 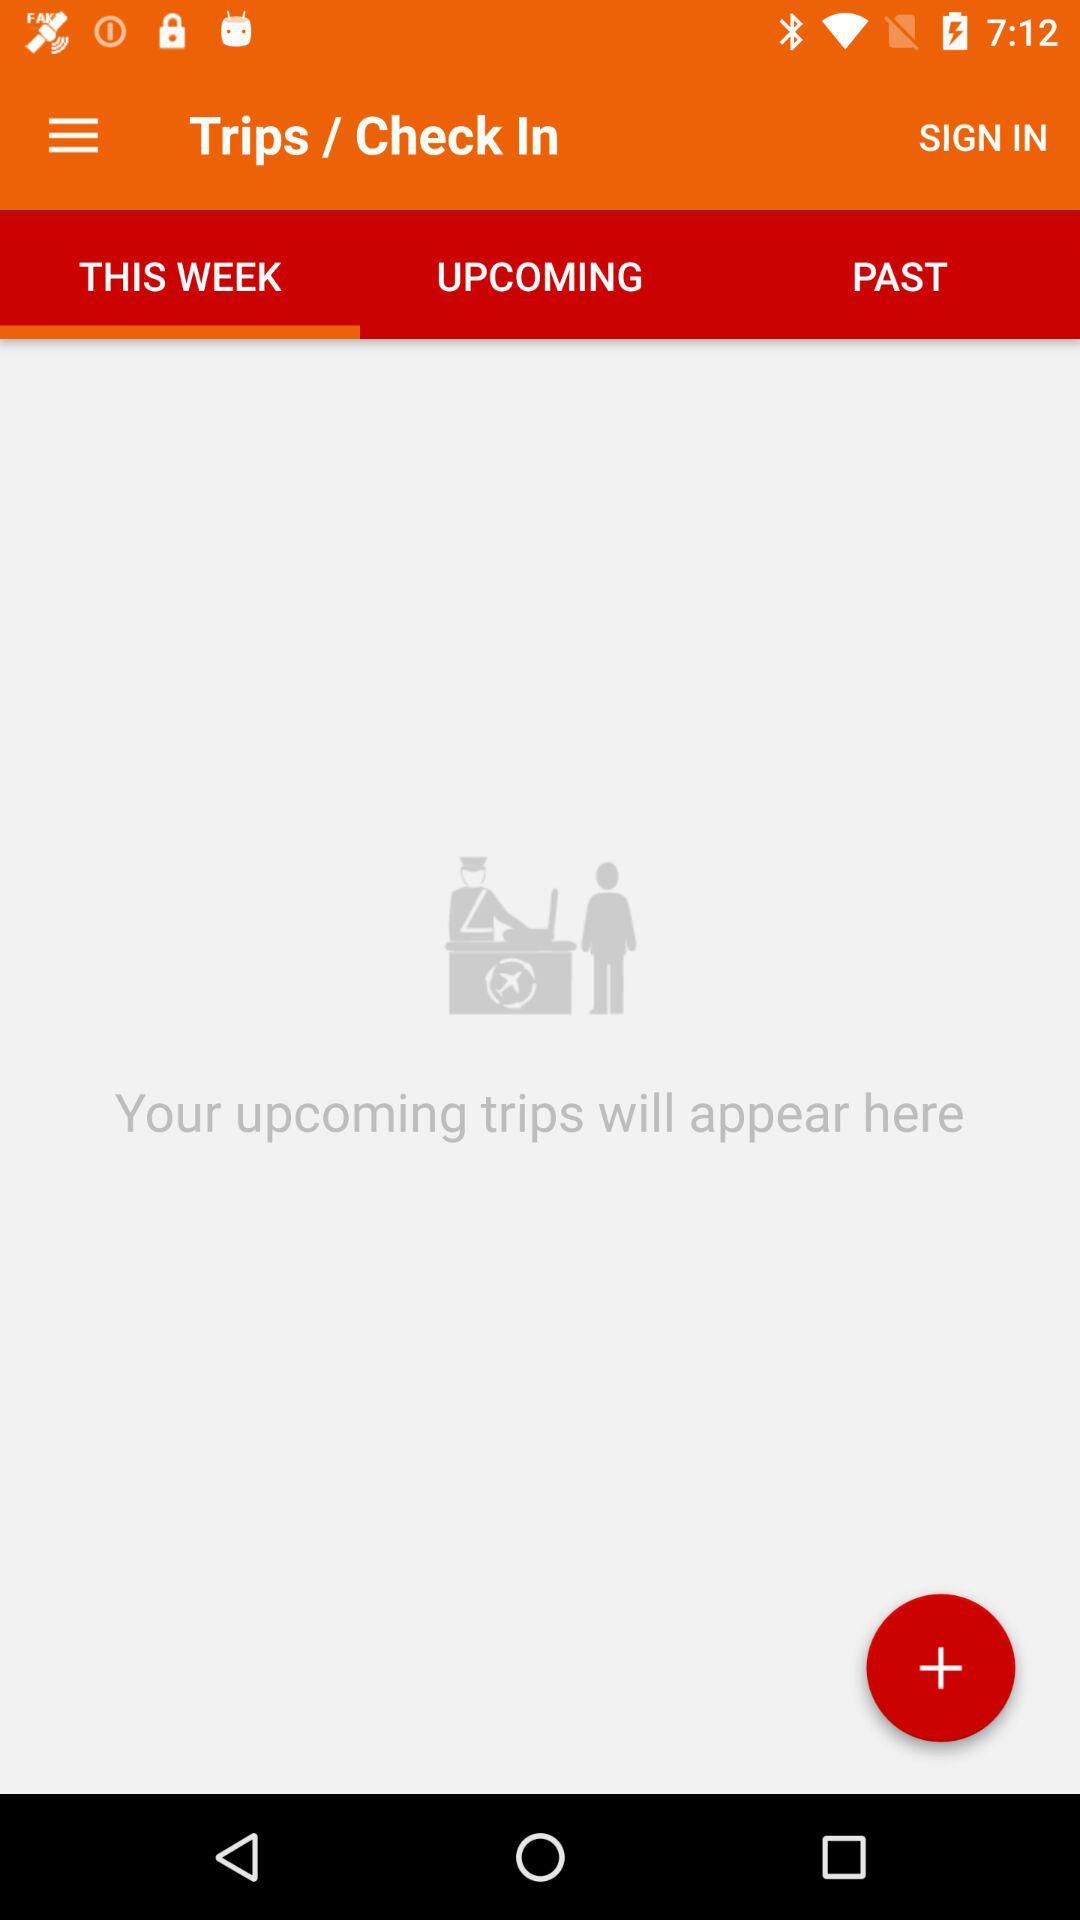 I want to click on item to the left of trips / check in item, so click(x=72, y=135).